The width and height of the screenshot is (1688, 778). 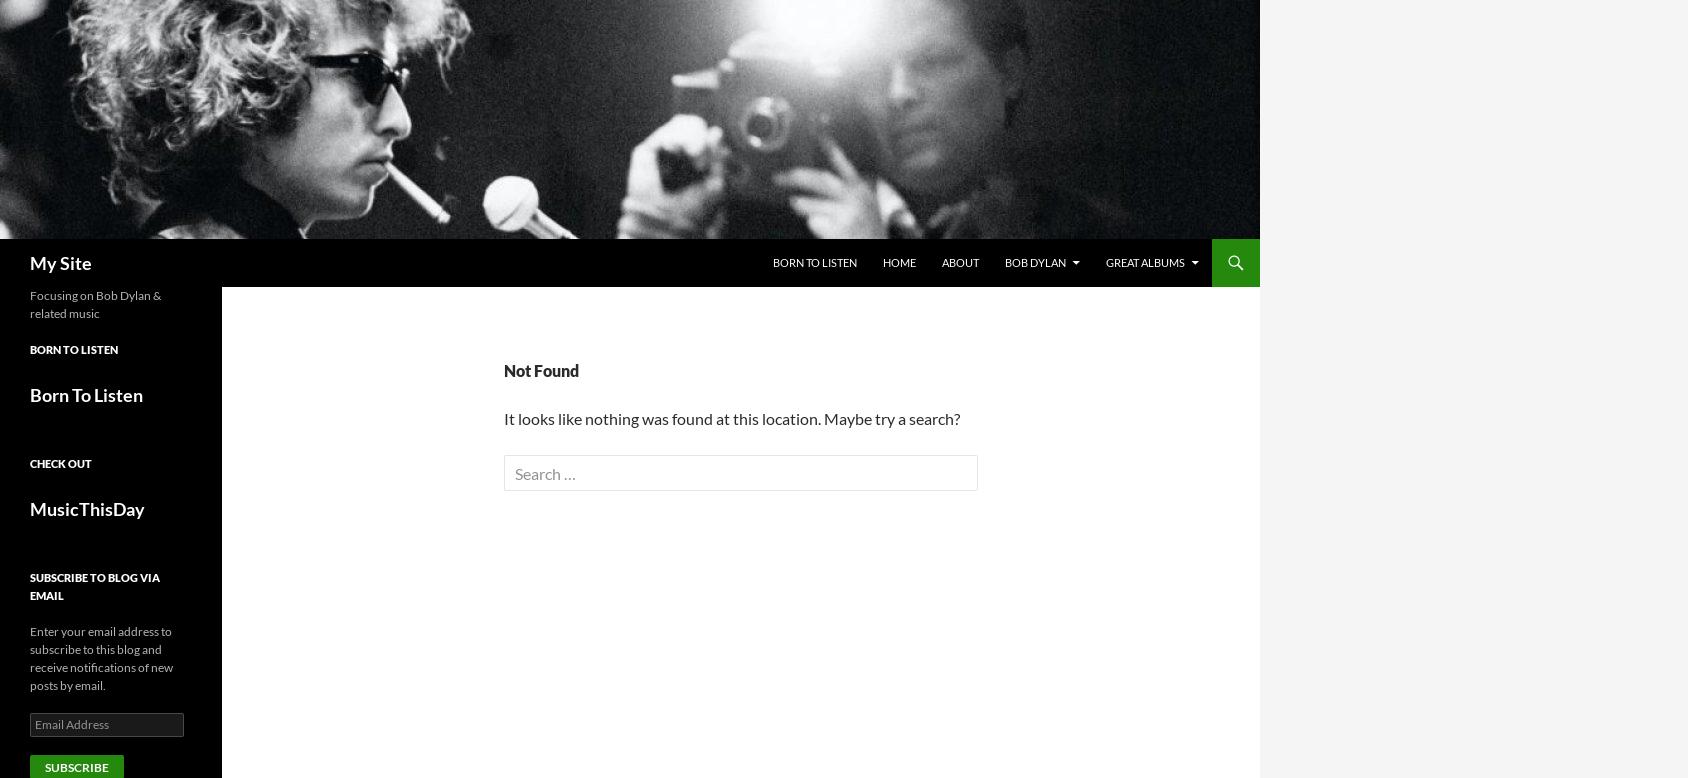 What do you see at coordinates (59, 462) in the screenshot?
I see `'Check out'` at bounding box center [59, 462].